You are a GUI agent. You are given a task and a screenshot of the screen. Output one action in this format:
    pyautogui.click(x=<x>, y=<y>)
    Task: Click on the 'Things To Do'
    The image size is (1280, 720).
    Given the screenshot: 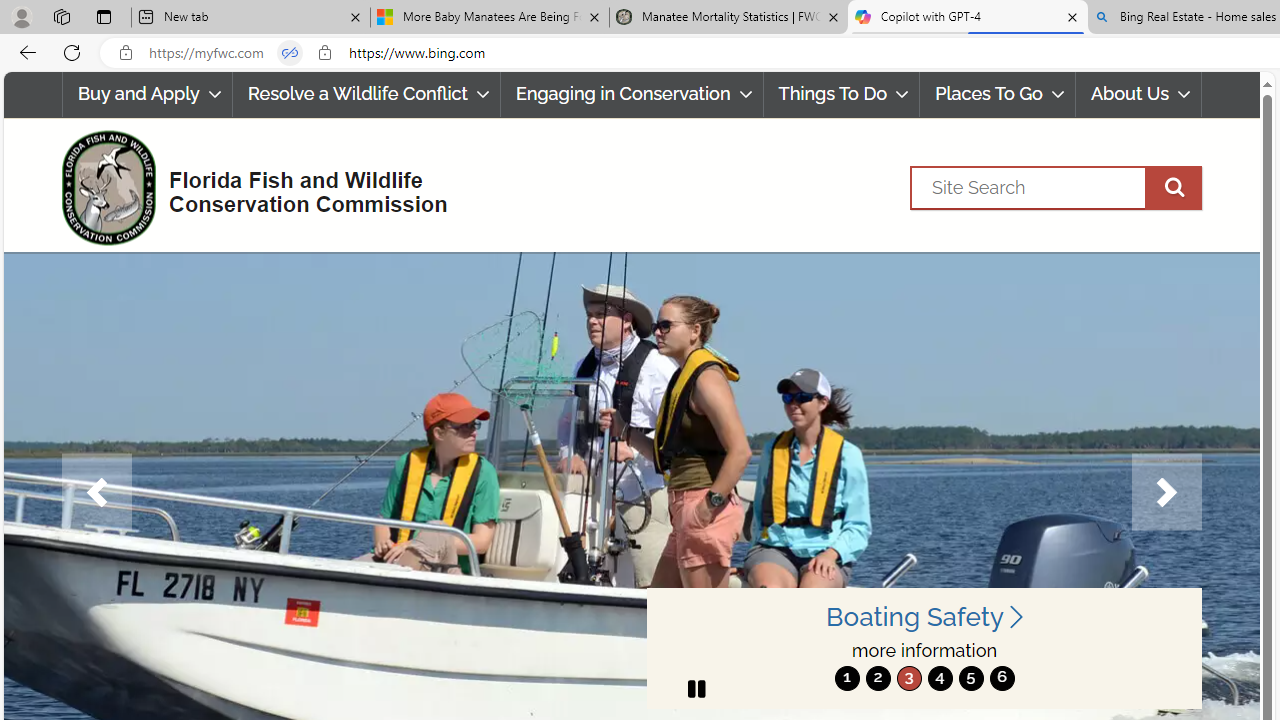 What is the action you would take?
    pyautogui.click(x=842, y=94)
    